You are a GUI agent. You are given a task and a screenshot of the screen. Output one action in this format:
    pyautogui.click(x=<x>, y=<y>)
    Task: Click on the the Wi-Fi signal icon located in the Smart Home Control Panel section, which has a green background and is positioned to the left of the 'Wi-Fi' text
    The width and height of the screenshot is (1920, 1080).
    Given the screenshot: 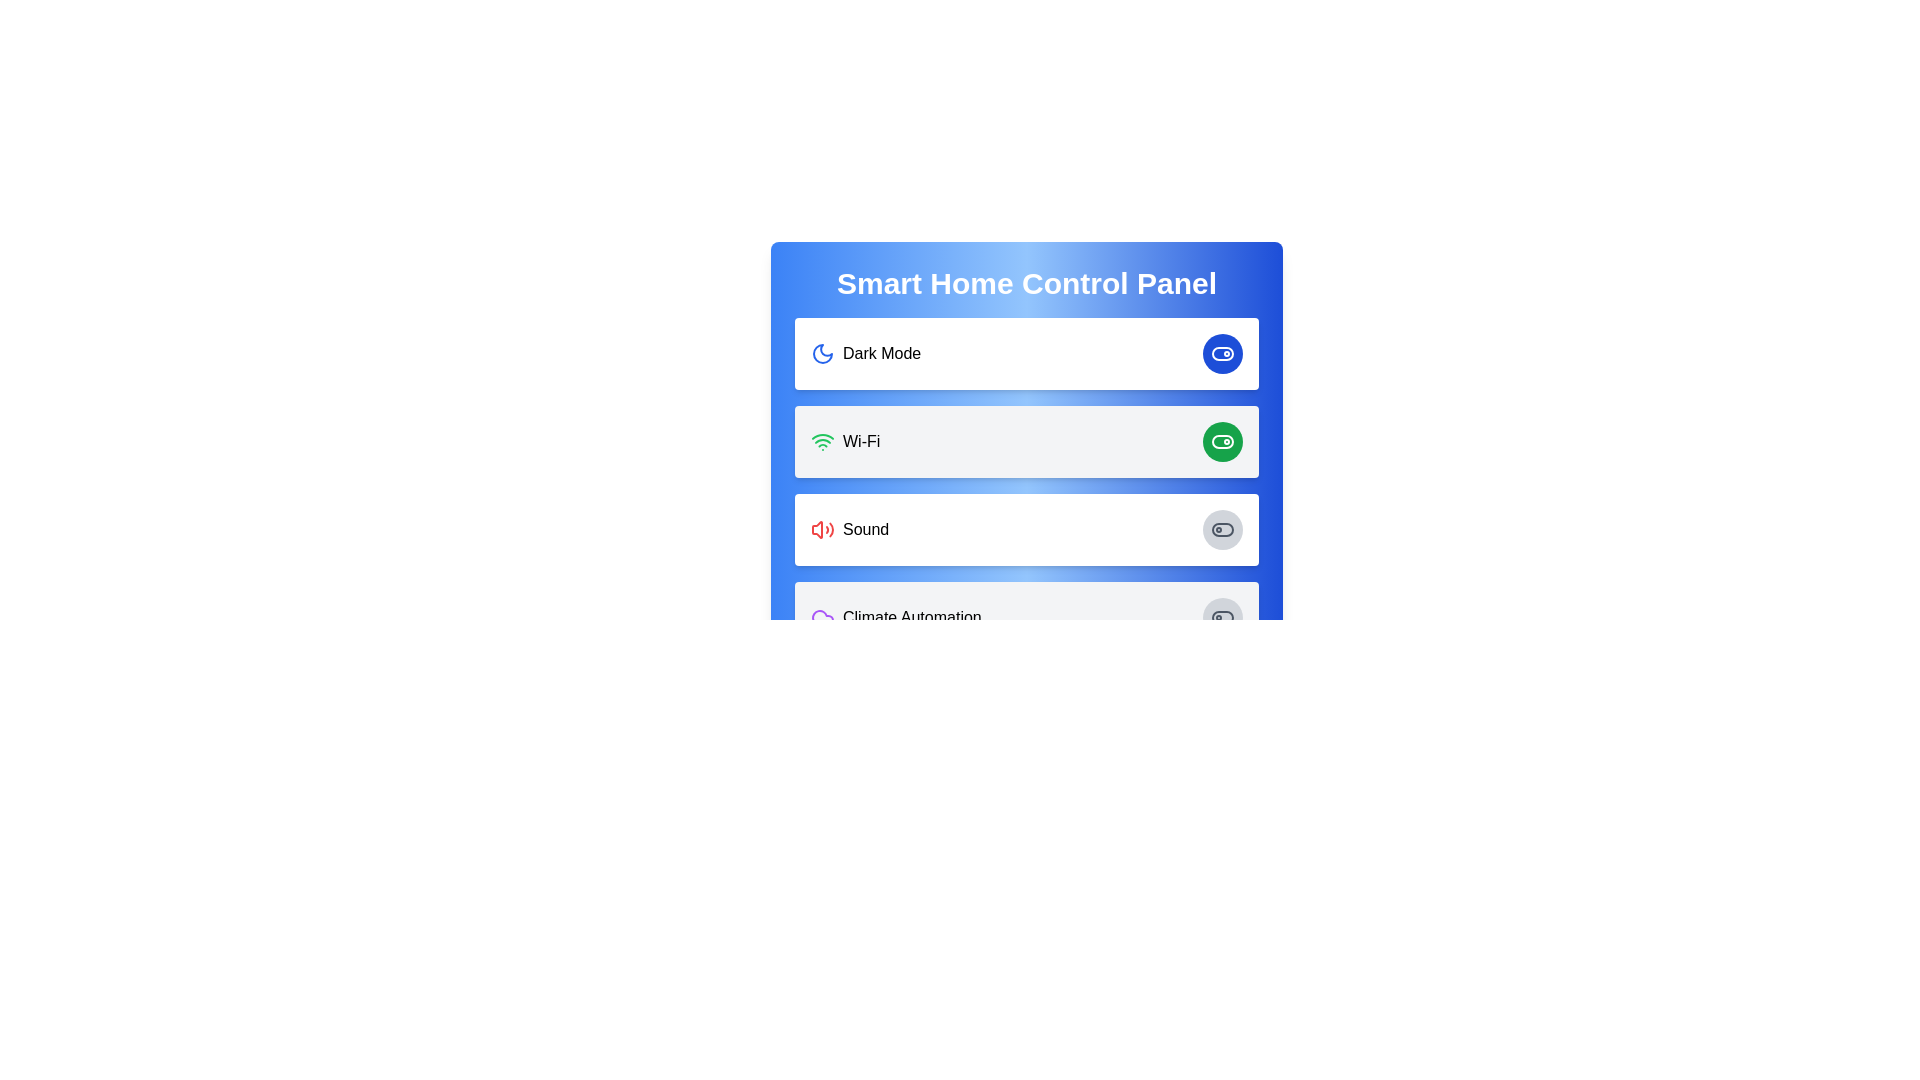 What is the action you would take?
    pyautogui.click(x=822, y=441)
    